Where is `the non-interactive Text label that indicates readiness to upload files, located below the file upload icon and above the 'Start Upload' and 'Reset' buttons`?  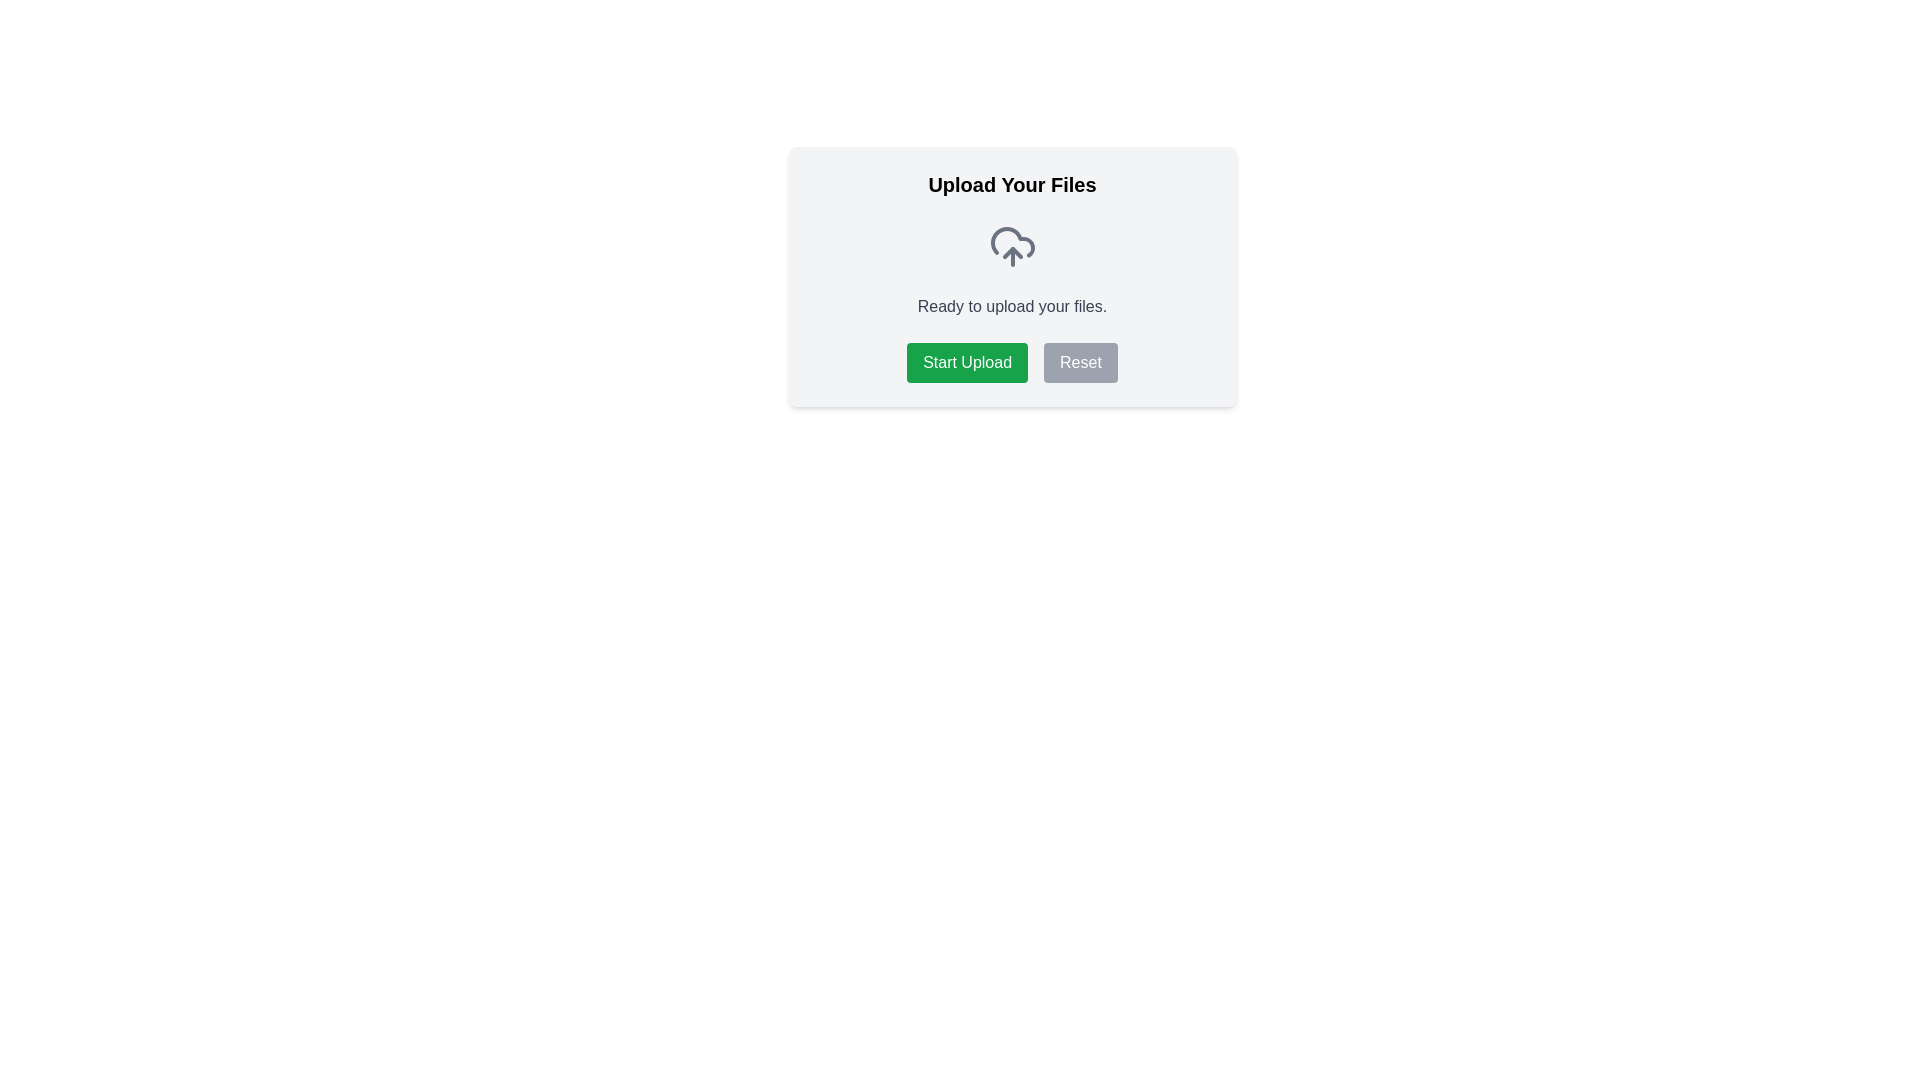 the non-interactive Text label that indicates readiness to upload files, located below the file upload icon and above the 'Start Upload' and 'Reset' buttons is located at coordinates (1012, 307).